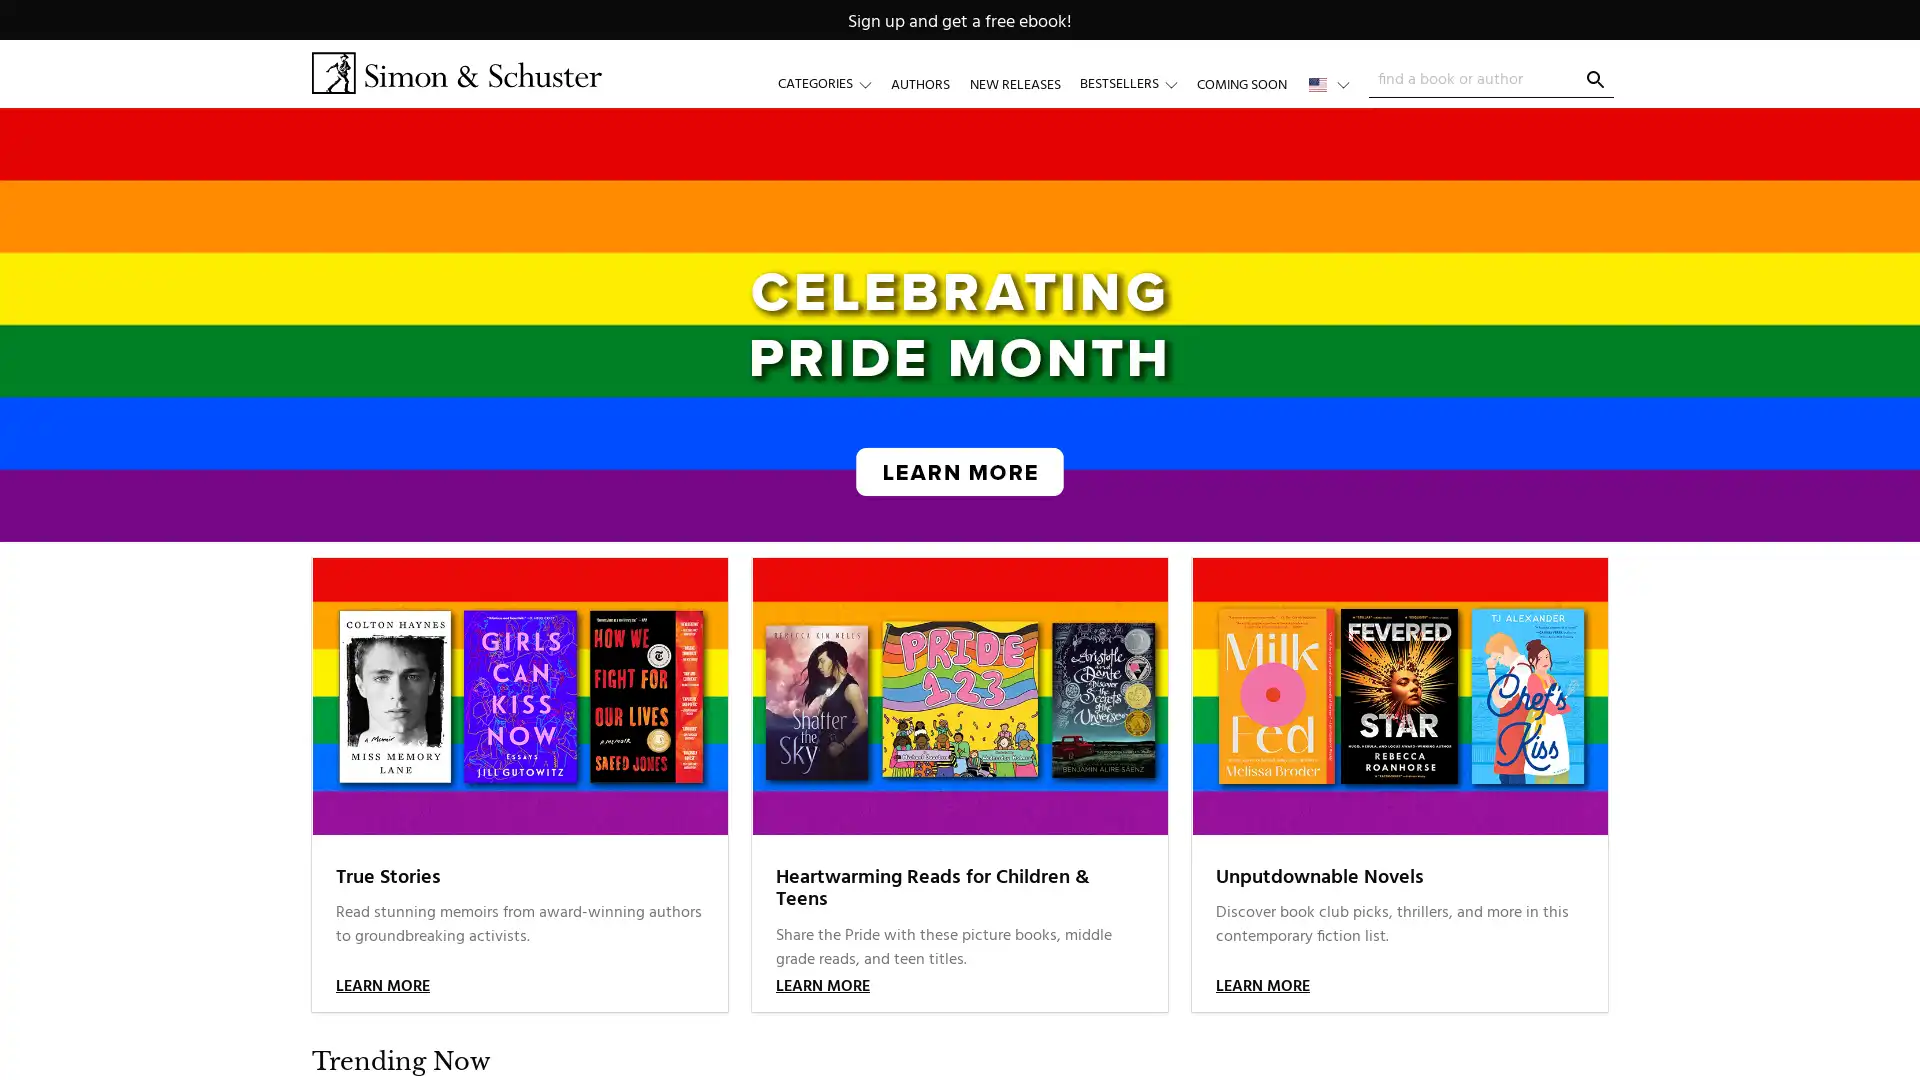  Describe the element at coordinates (455, 72) in the screenshot. I see `Simon & Schuster Logo` at that location.